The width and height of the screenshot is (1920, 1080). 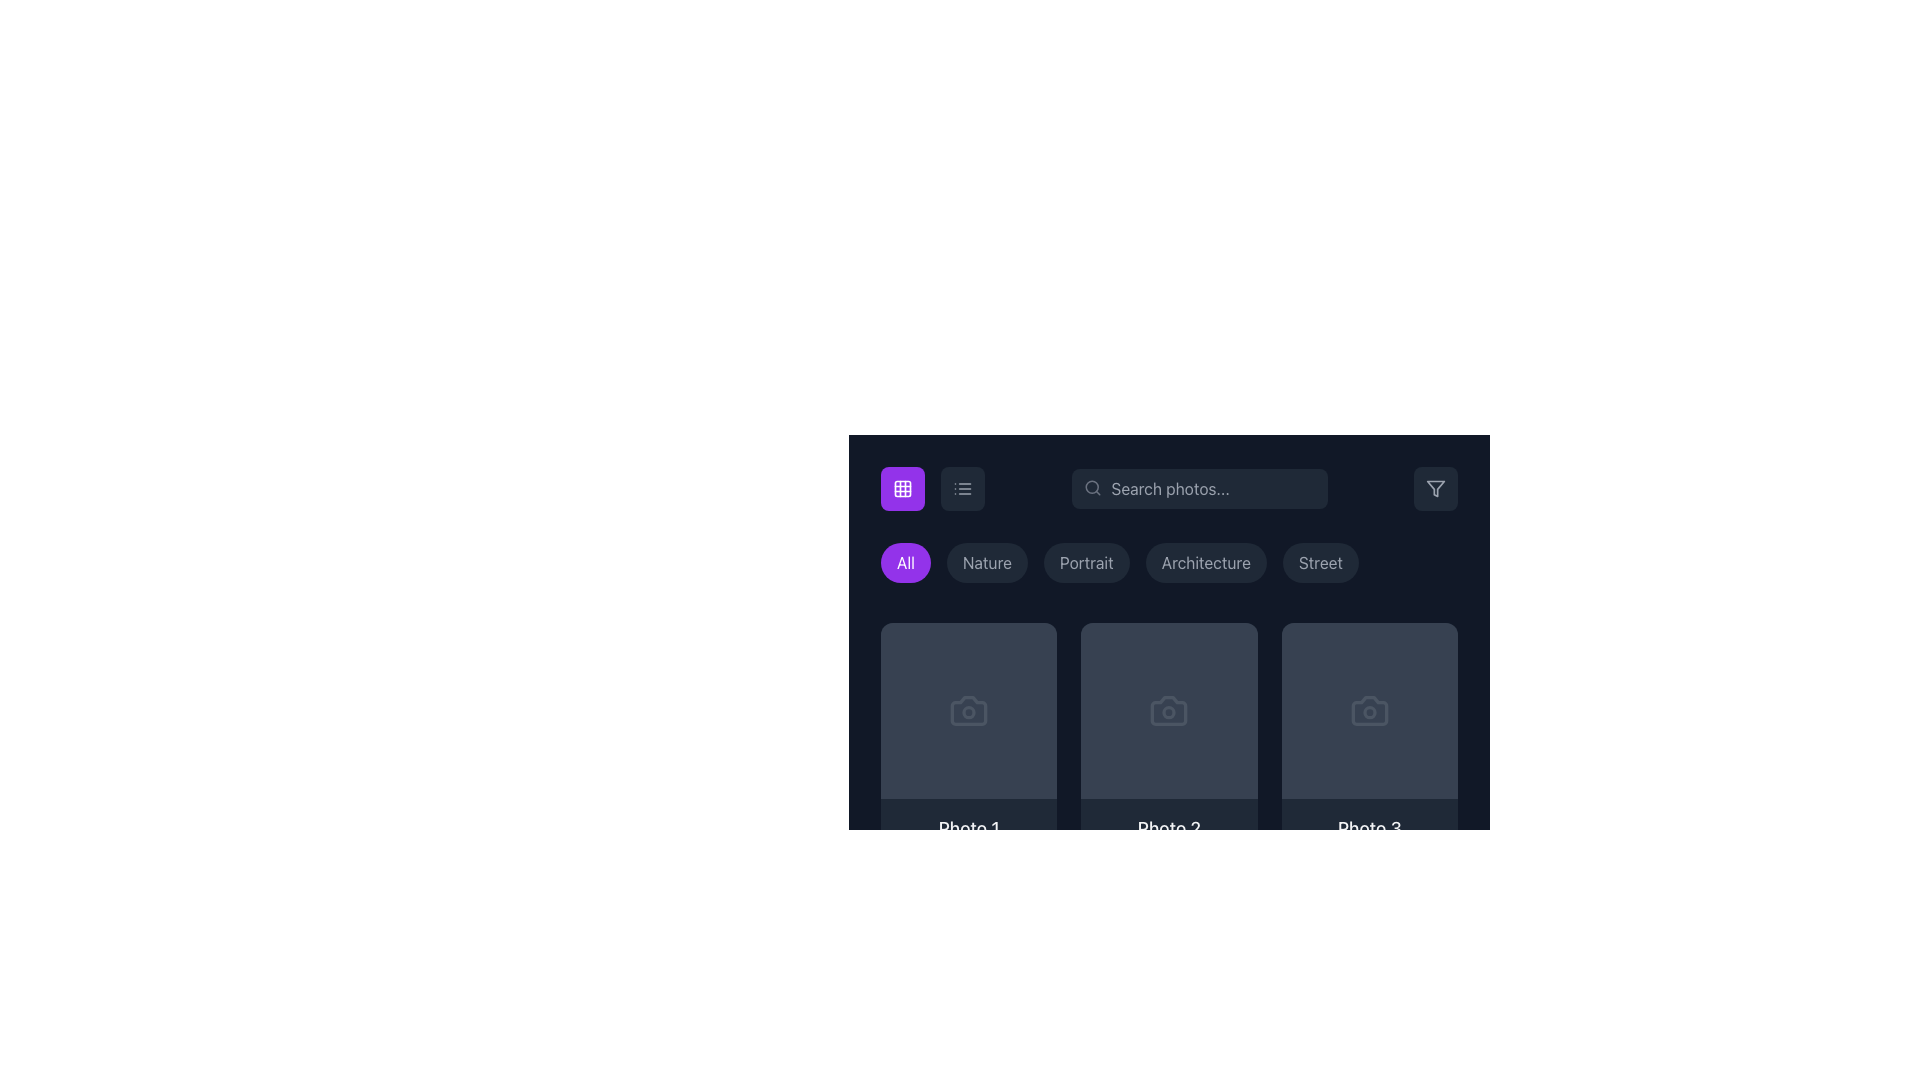 I want to click on the circular download button with a slightly transparent white background located in the upper-middle section of the card to initiate a download, so click(x=969, y=710).